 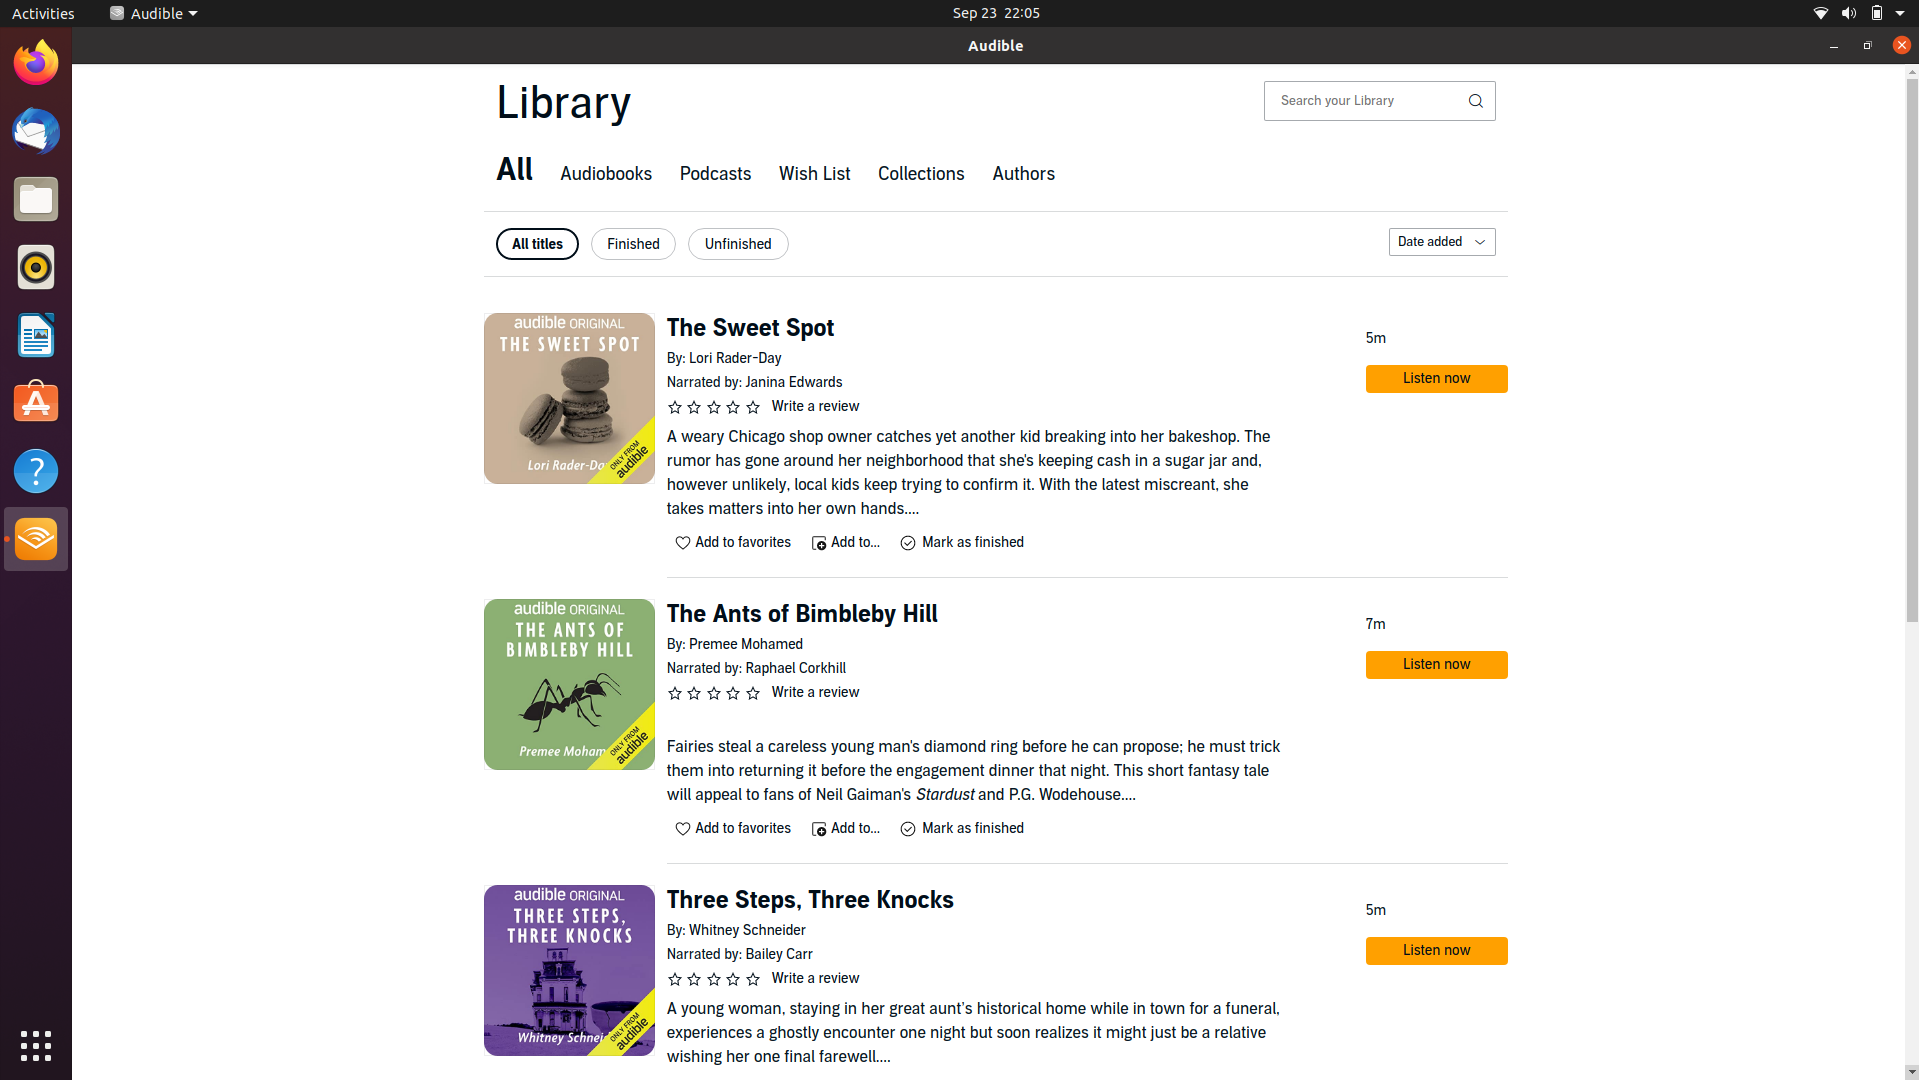 What do you see at coordinates (960, 542) in the screenshot?
I see `Designate "The Sweet Spot" as done and inspect if it is listed in completed section` at bounding box center [960, 542].